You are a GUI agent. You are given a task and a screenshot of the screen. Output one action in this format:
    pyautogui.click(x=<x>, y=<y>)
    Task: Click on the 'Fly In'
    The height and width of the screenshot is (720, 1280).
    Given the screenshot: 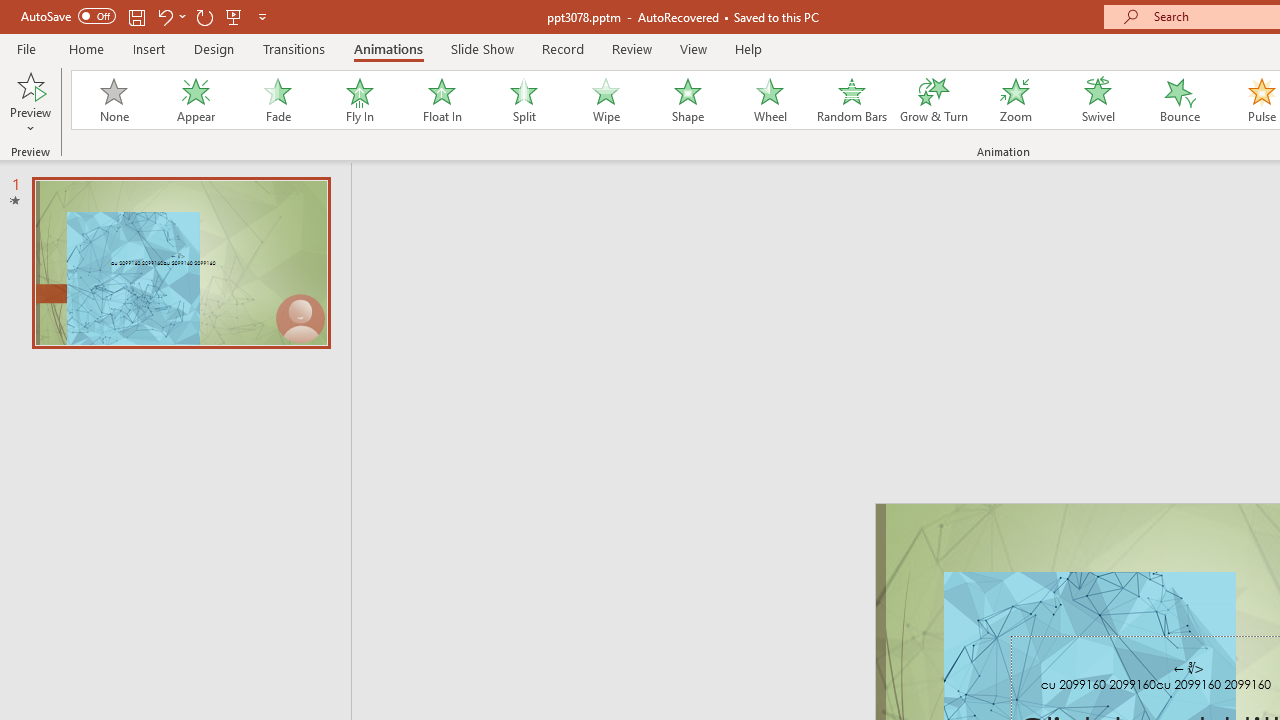 What is the action you would take?
    pyautogui.click(x=359, y=100)
    